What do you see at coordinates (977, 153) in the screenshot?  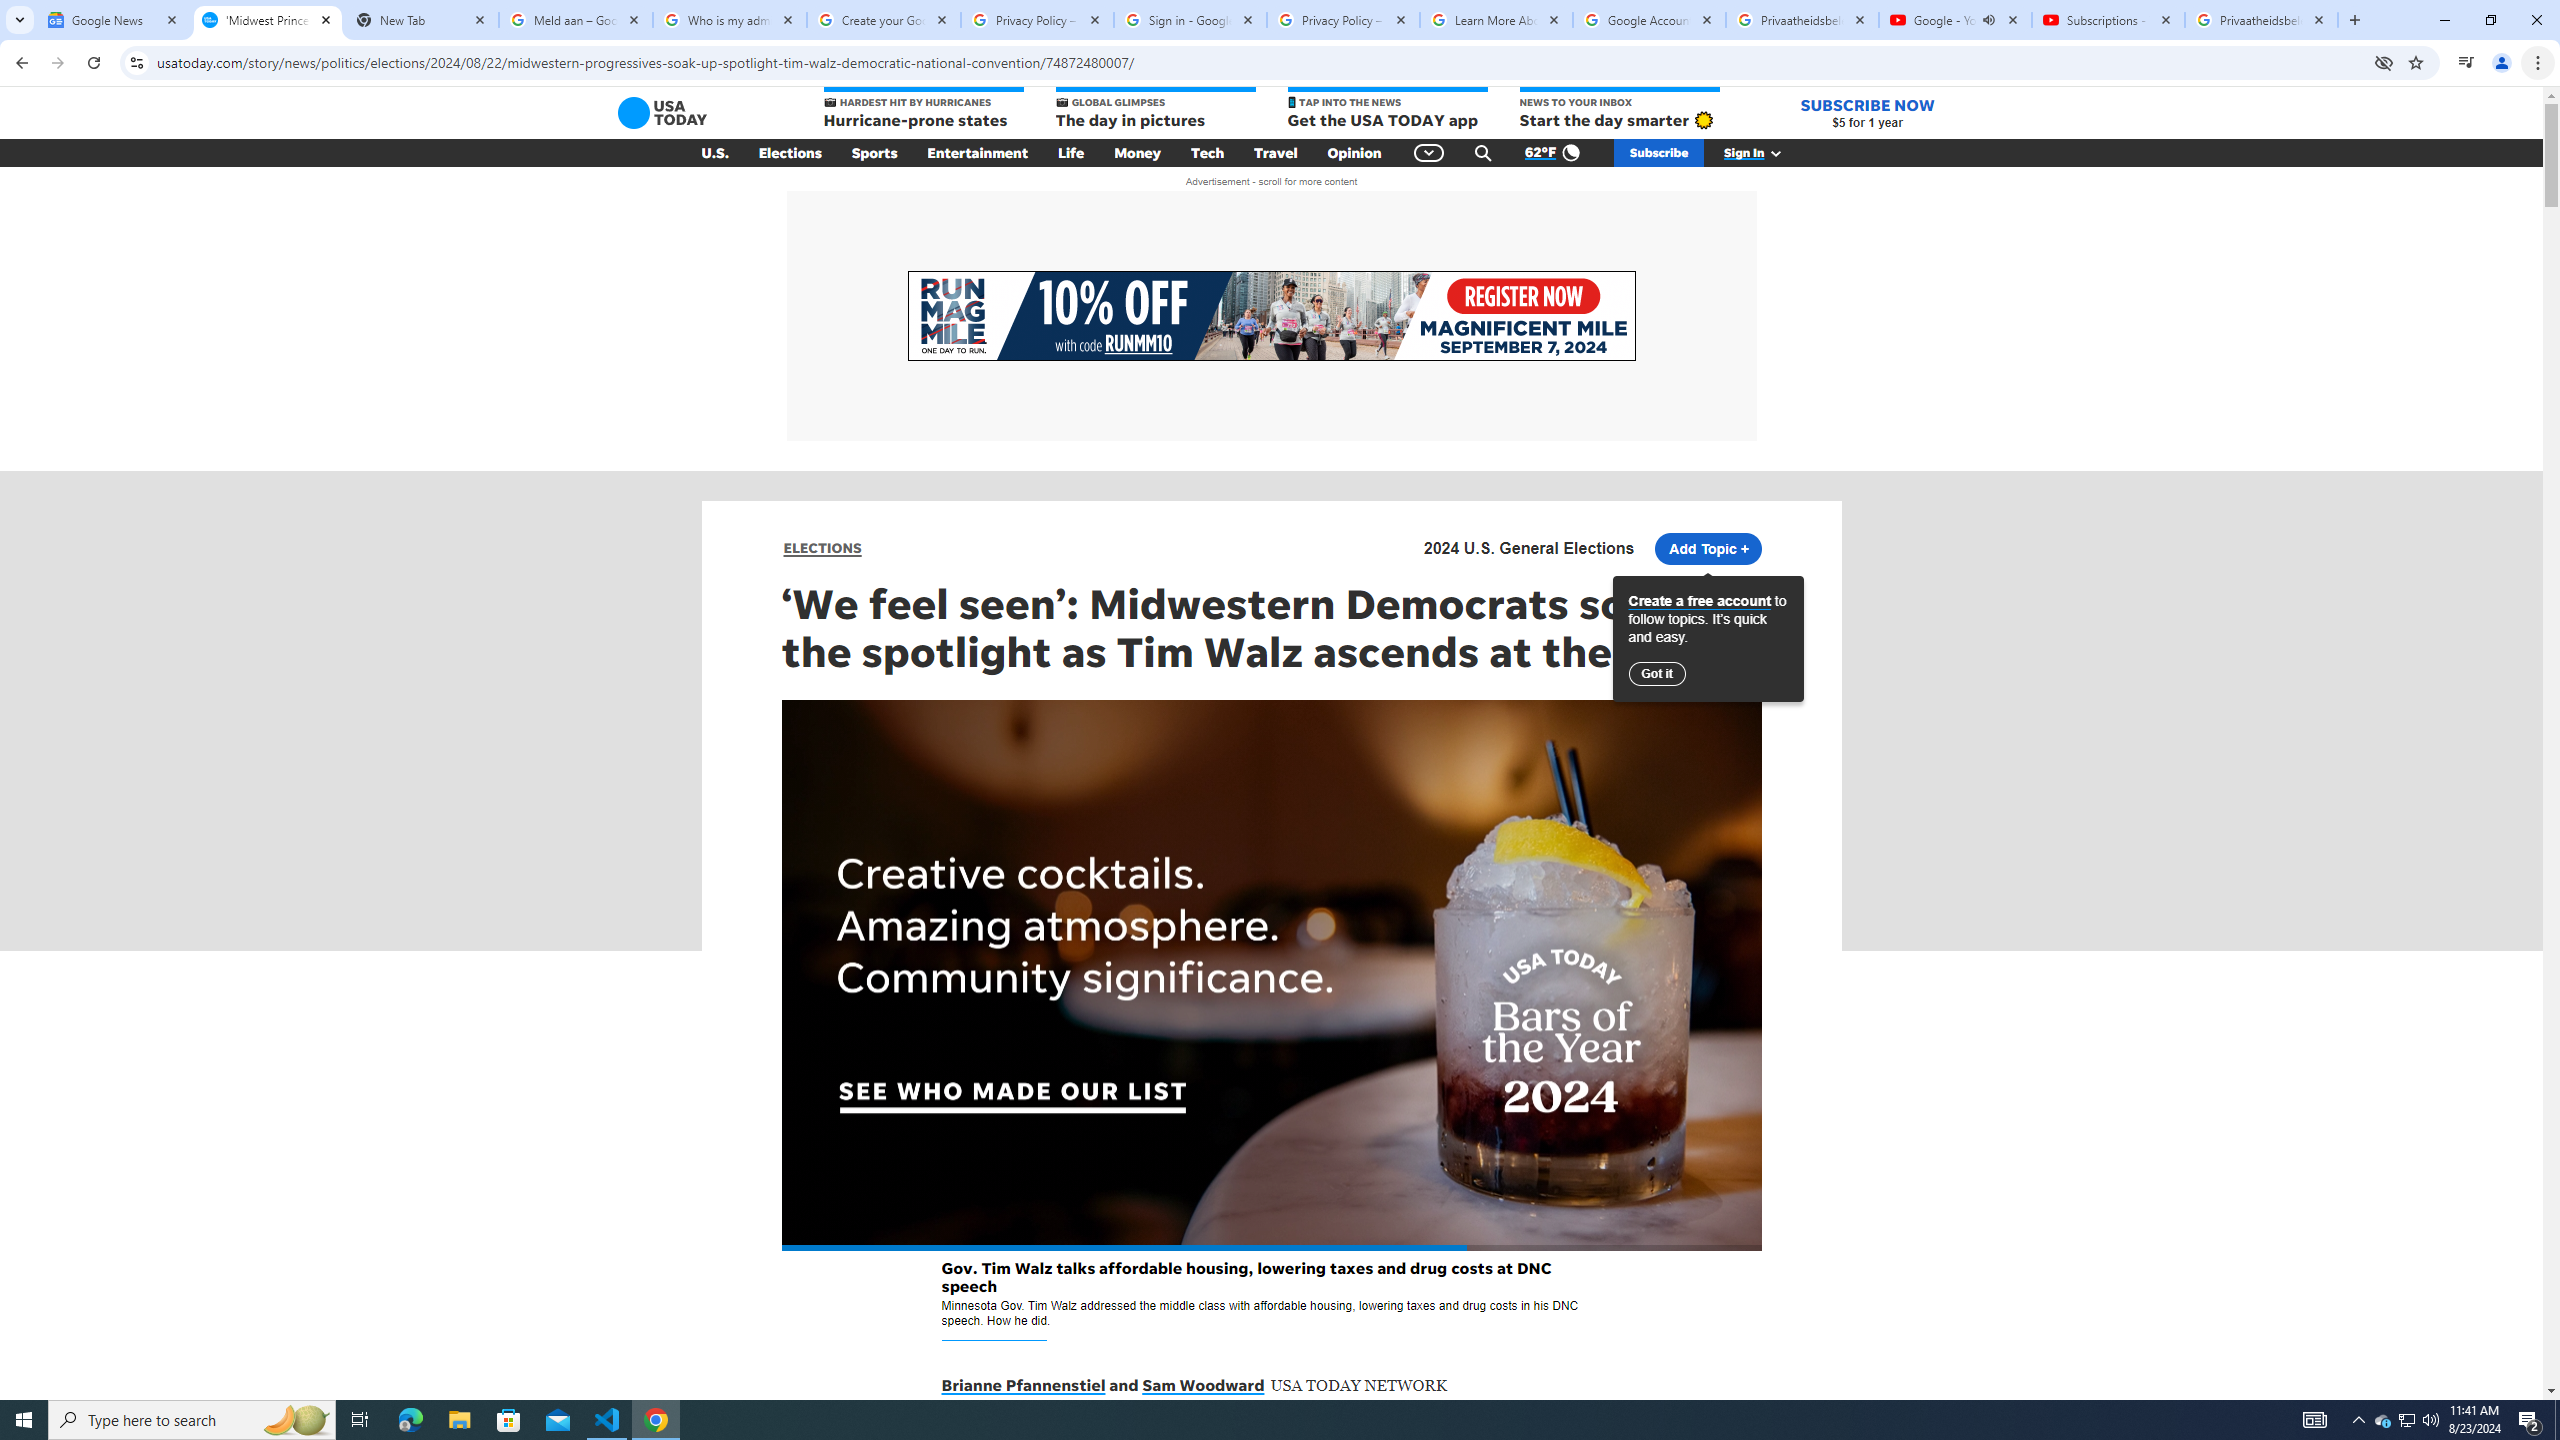 I see `'Entertainment'` at bounding box center [977, 153].